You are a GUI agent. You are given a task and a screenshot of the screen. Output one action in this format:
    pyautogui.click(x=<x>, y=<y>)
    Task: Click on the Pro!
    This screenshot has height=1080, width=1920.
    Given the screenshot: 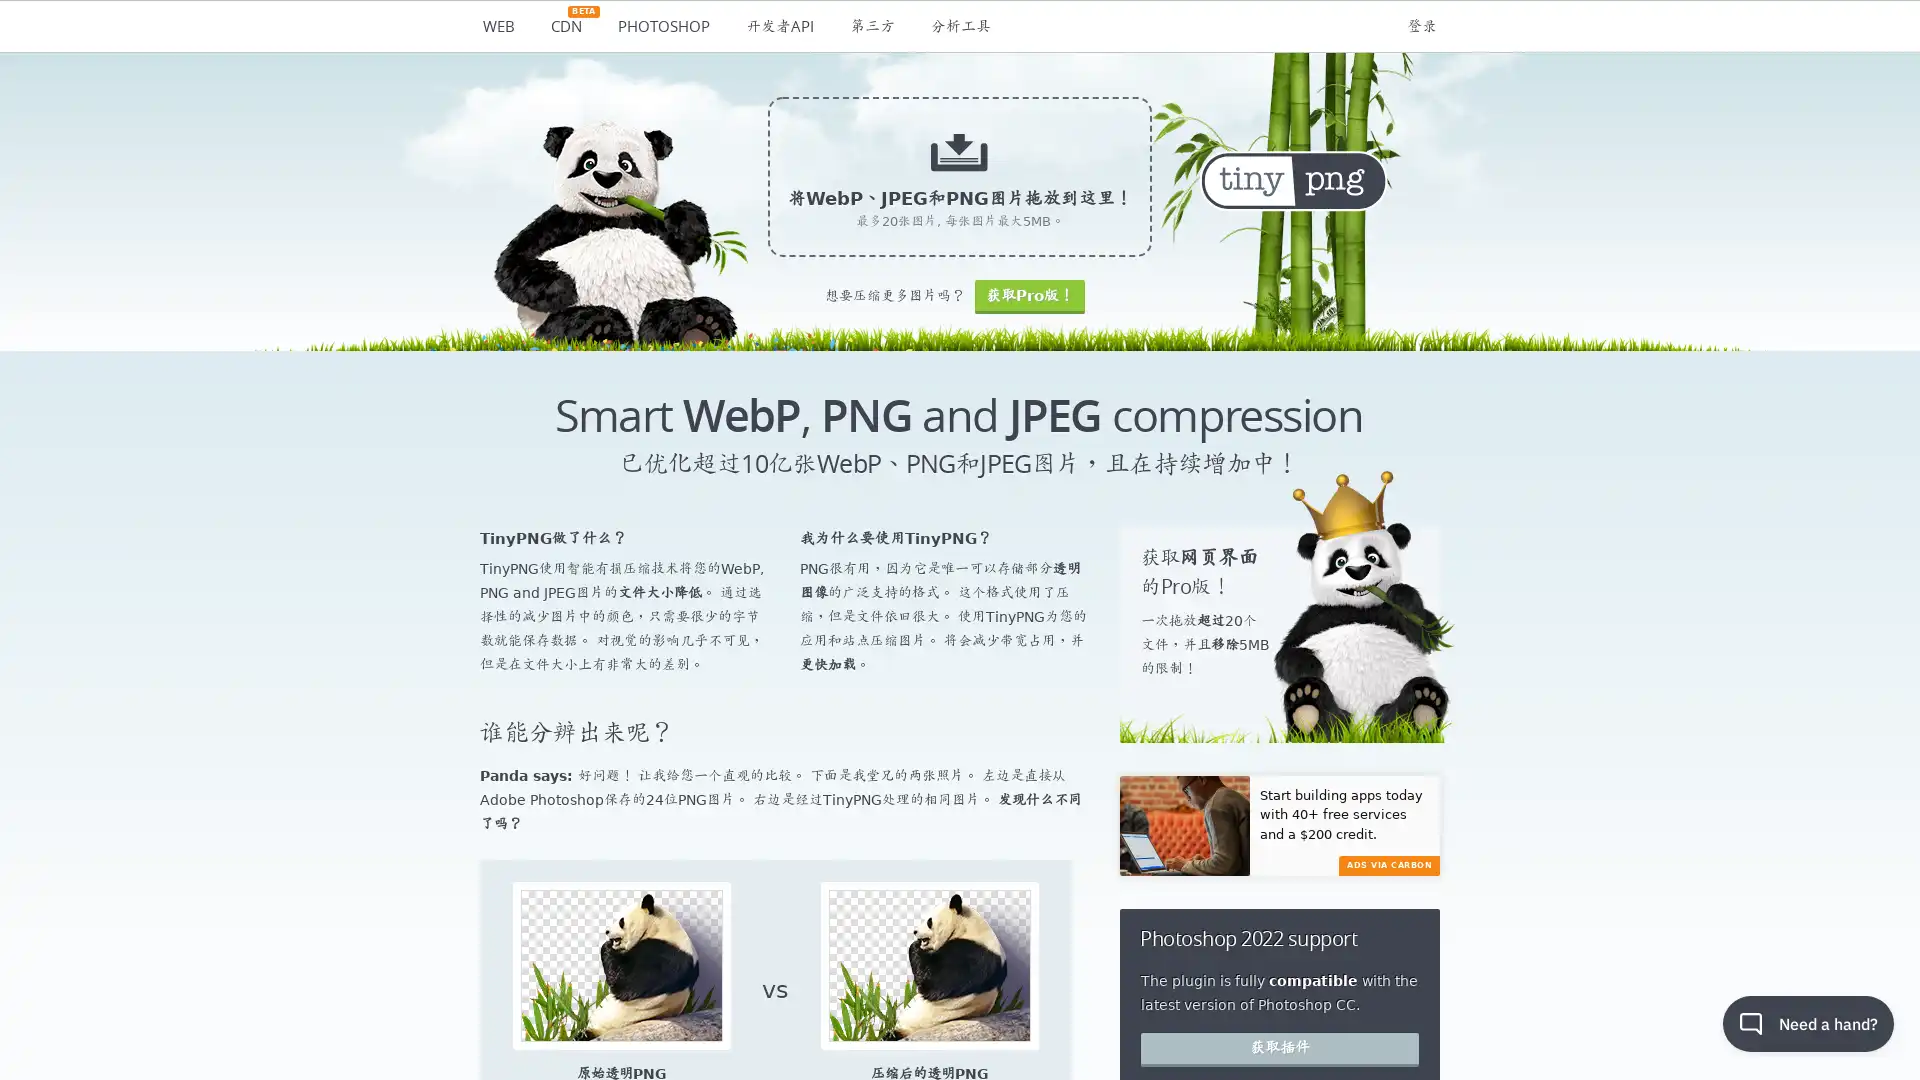 What is the action you would take?
    pyautogui.click(x=1029, y=296)
    